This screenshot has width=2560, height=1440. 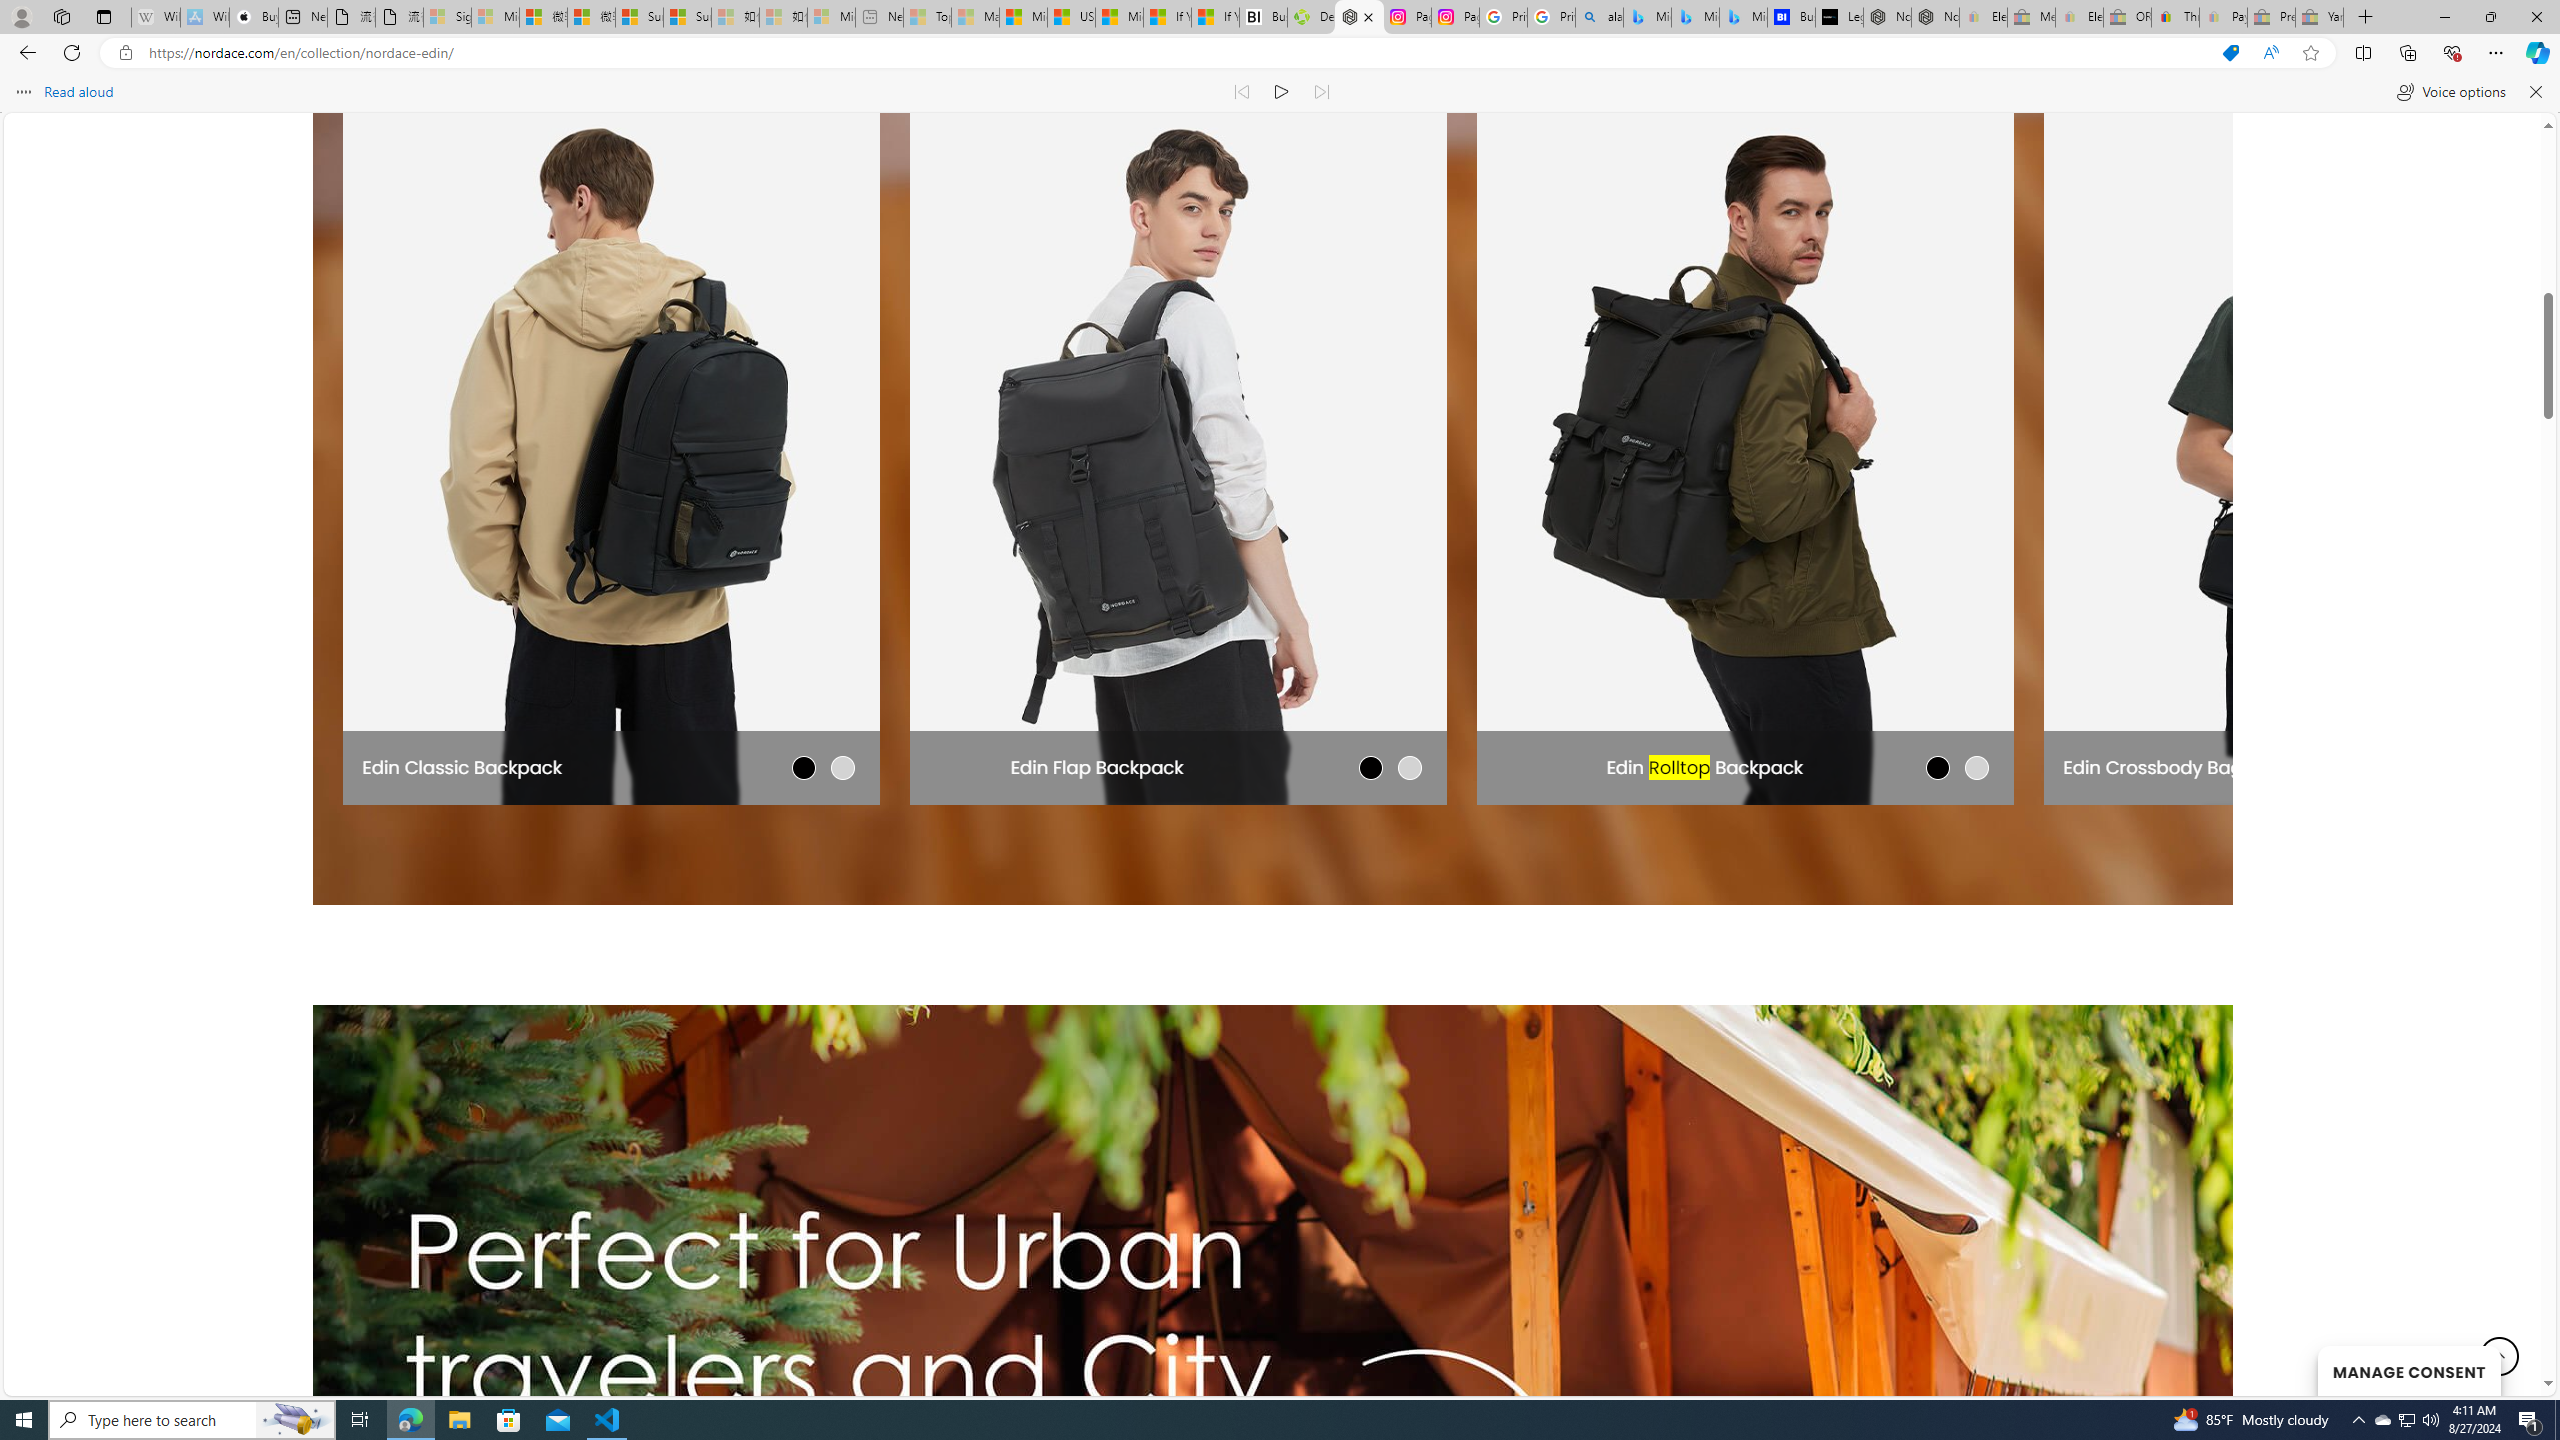 What do you see at coordinates (448, 16) in the screenshot?
I see `'Sign in to your Microsoft account - Sleeping'` at bounding box center [448, 16].